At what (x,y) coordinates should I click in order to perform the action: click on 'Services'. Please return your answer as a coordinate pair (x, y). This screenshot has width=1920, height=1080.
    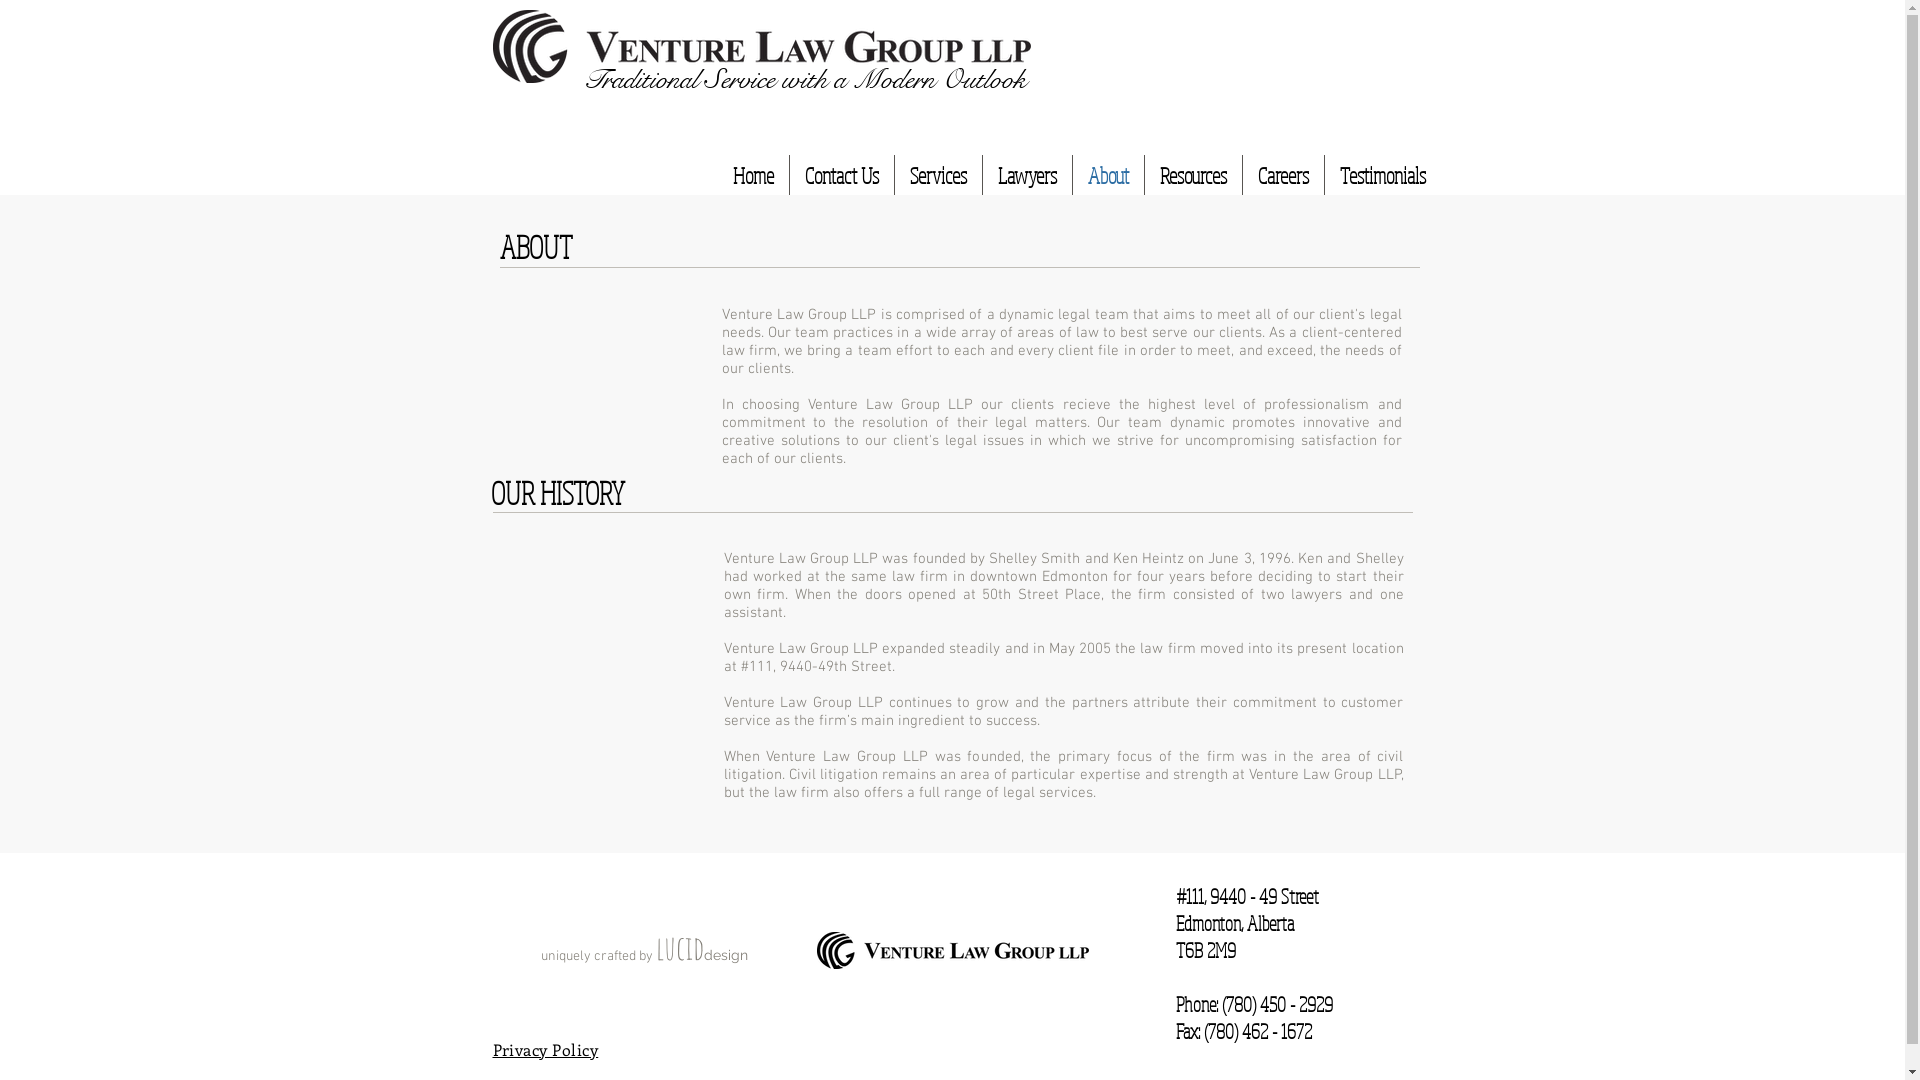
    Looking at the image, I should click on (936, 173).